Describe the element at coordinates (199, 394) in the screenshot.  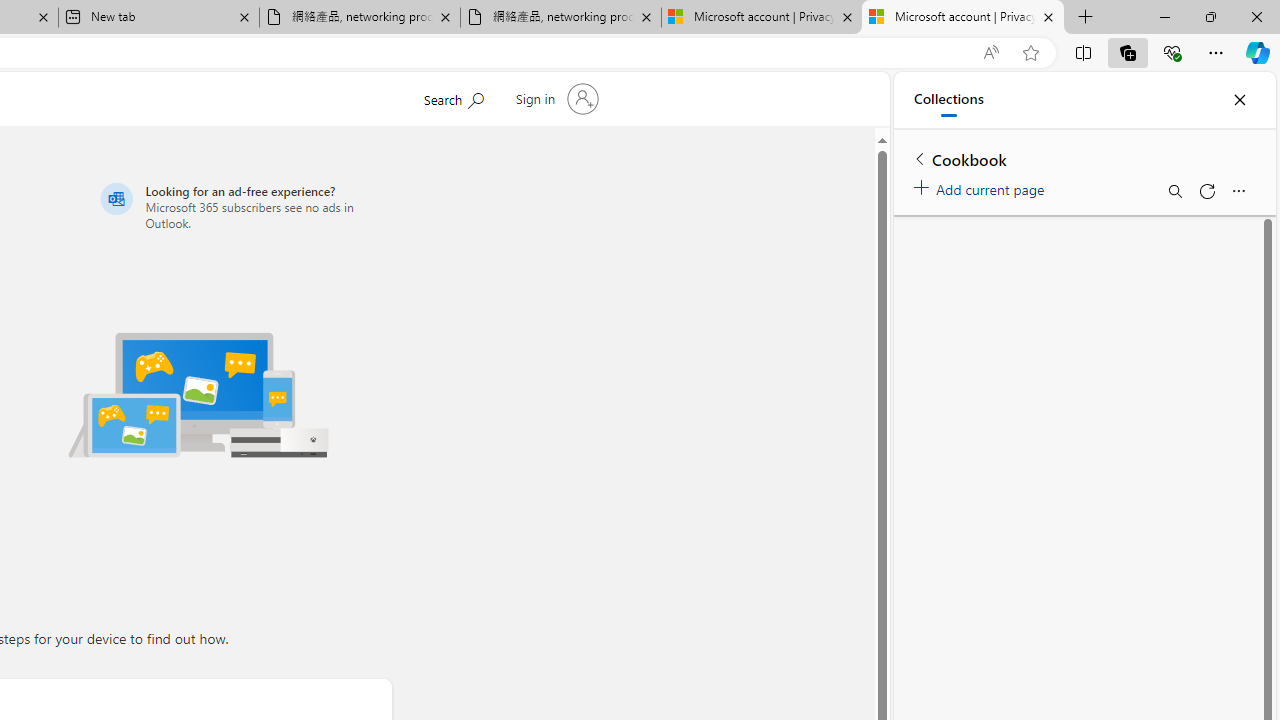
I see `'Illustration of multiple devices'` at that location.